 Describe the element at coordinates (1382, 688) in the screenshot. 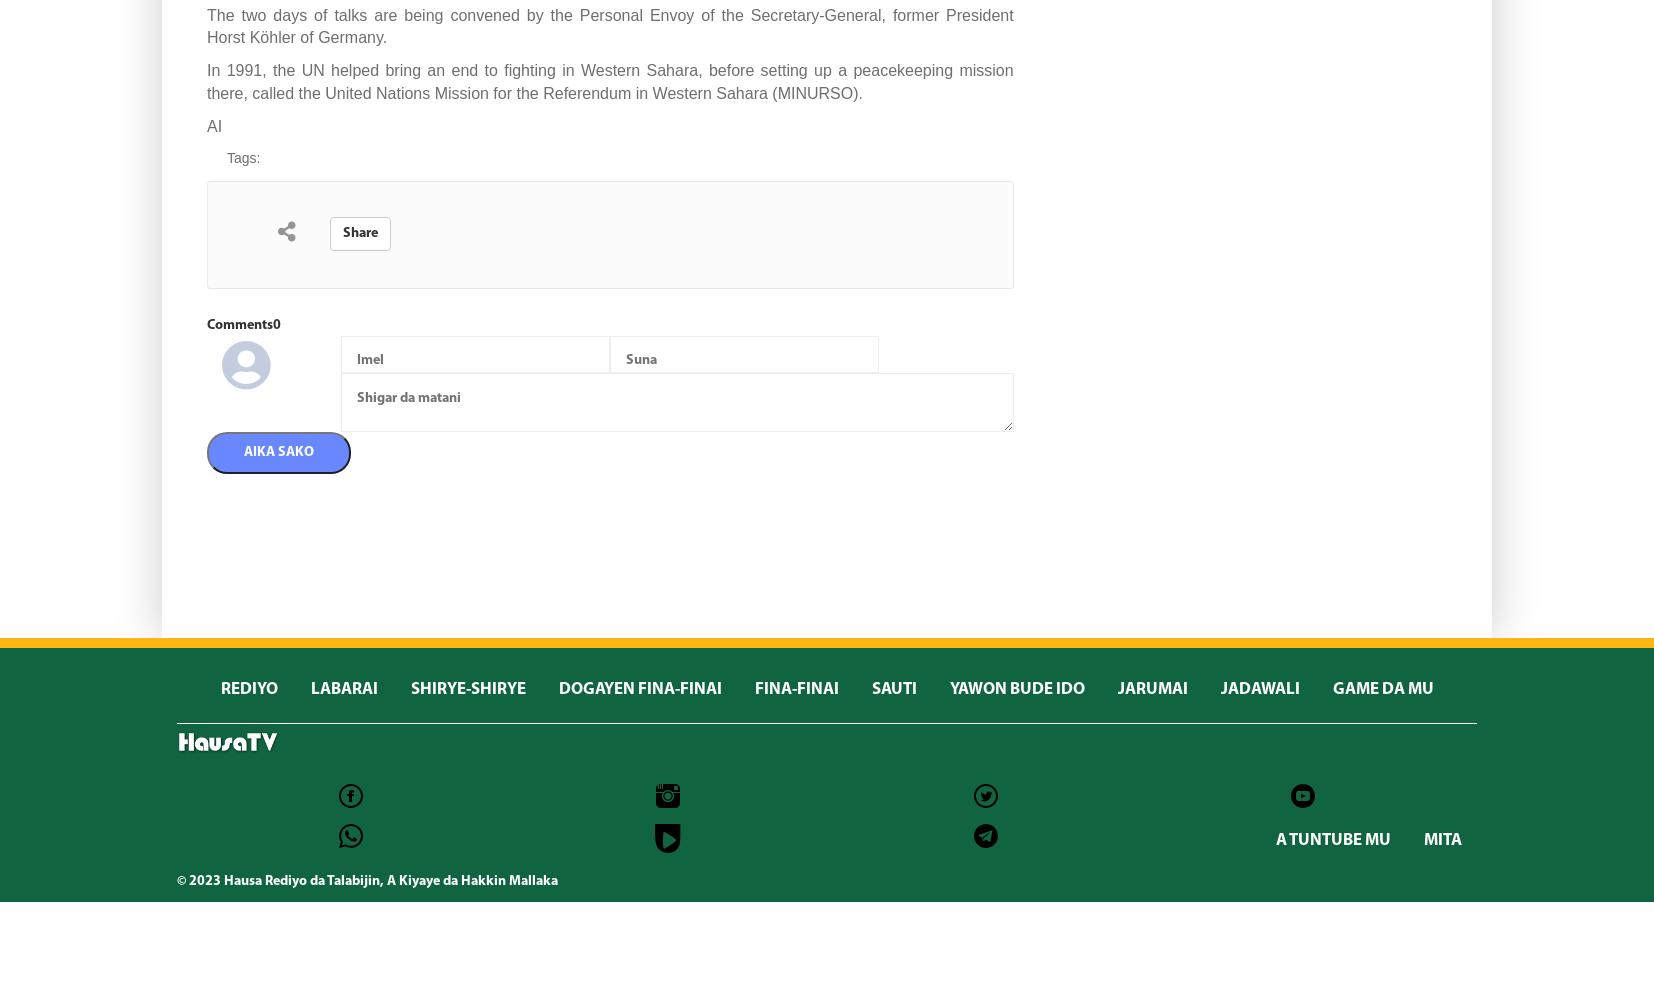

I see `'GAME DA MU'` at that location.